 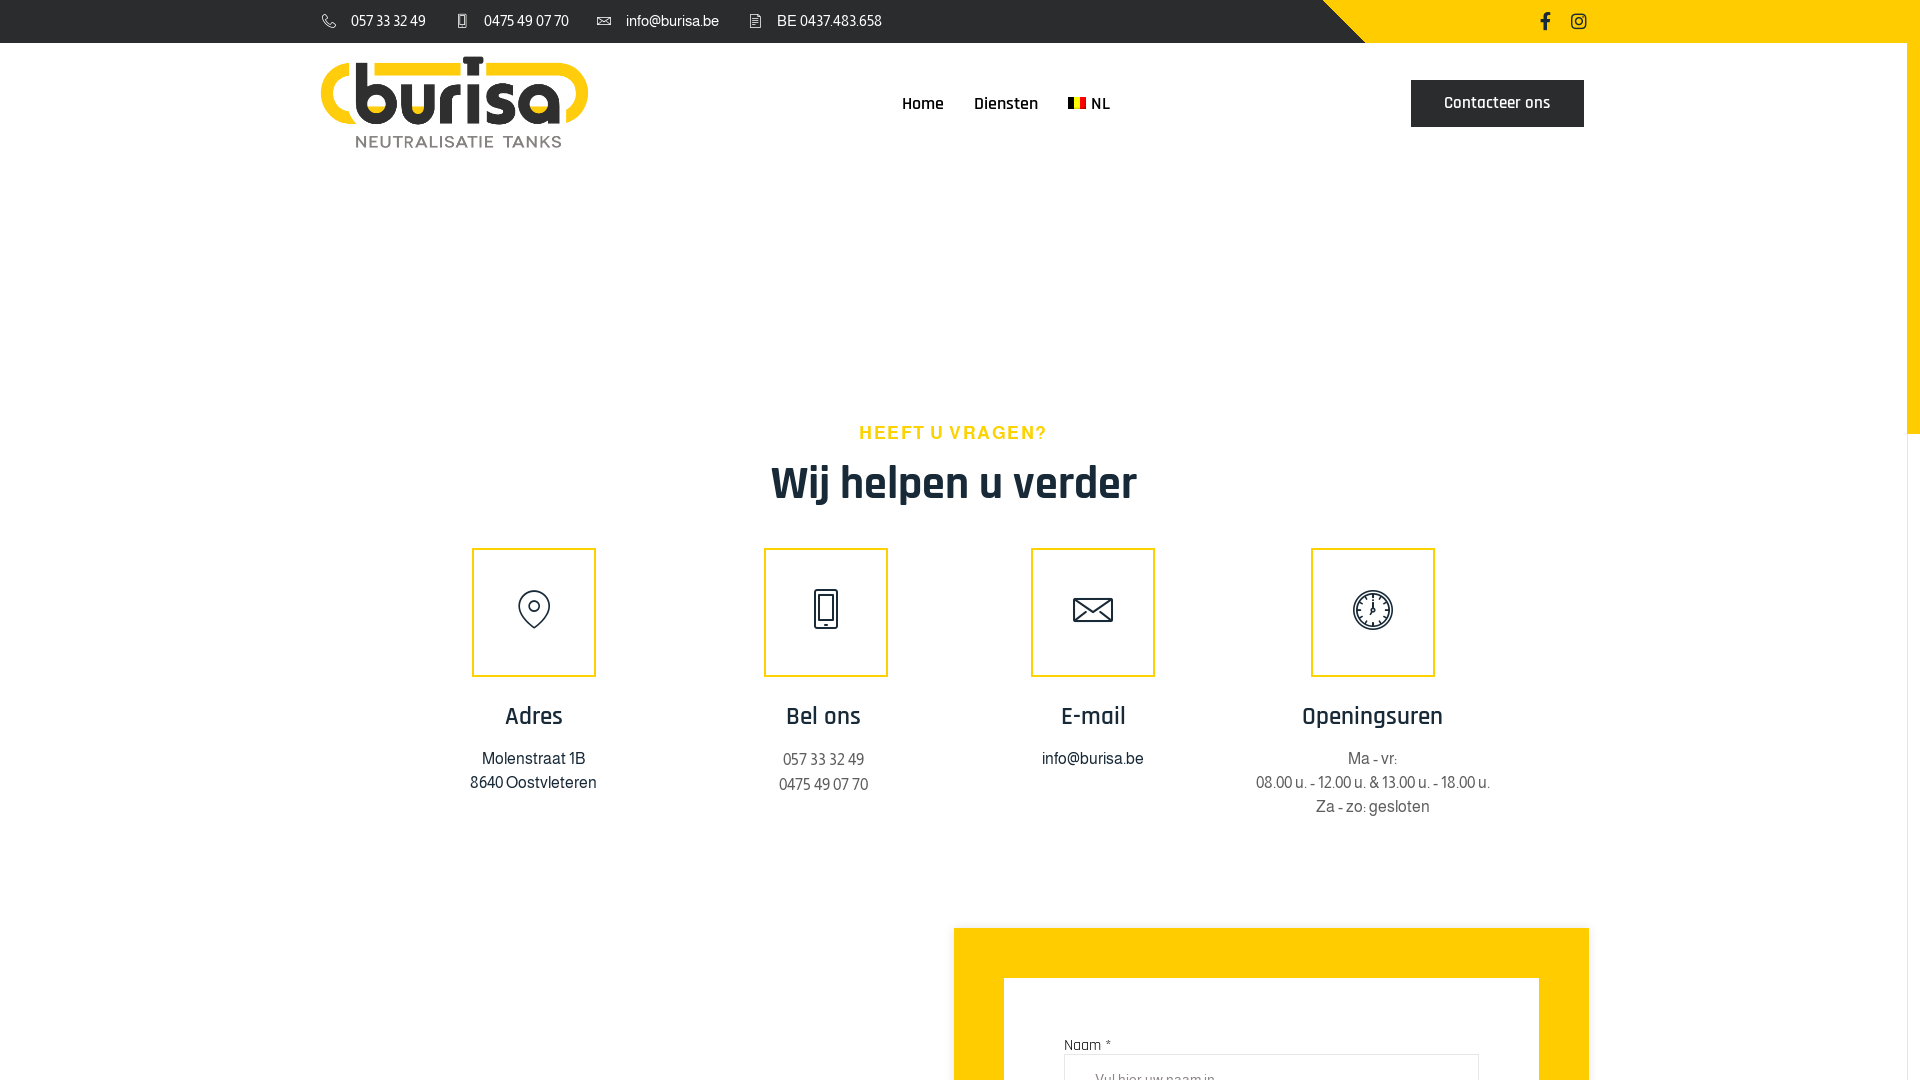 What do you see at coordinates (1006, 102) in the screenshot?
I see `'Diensten'` at bounding box center [1006, 102].